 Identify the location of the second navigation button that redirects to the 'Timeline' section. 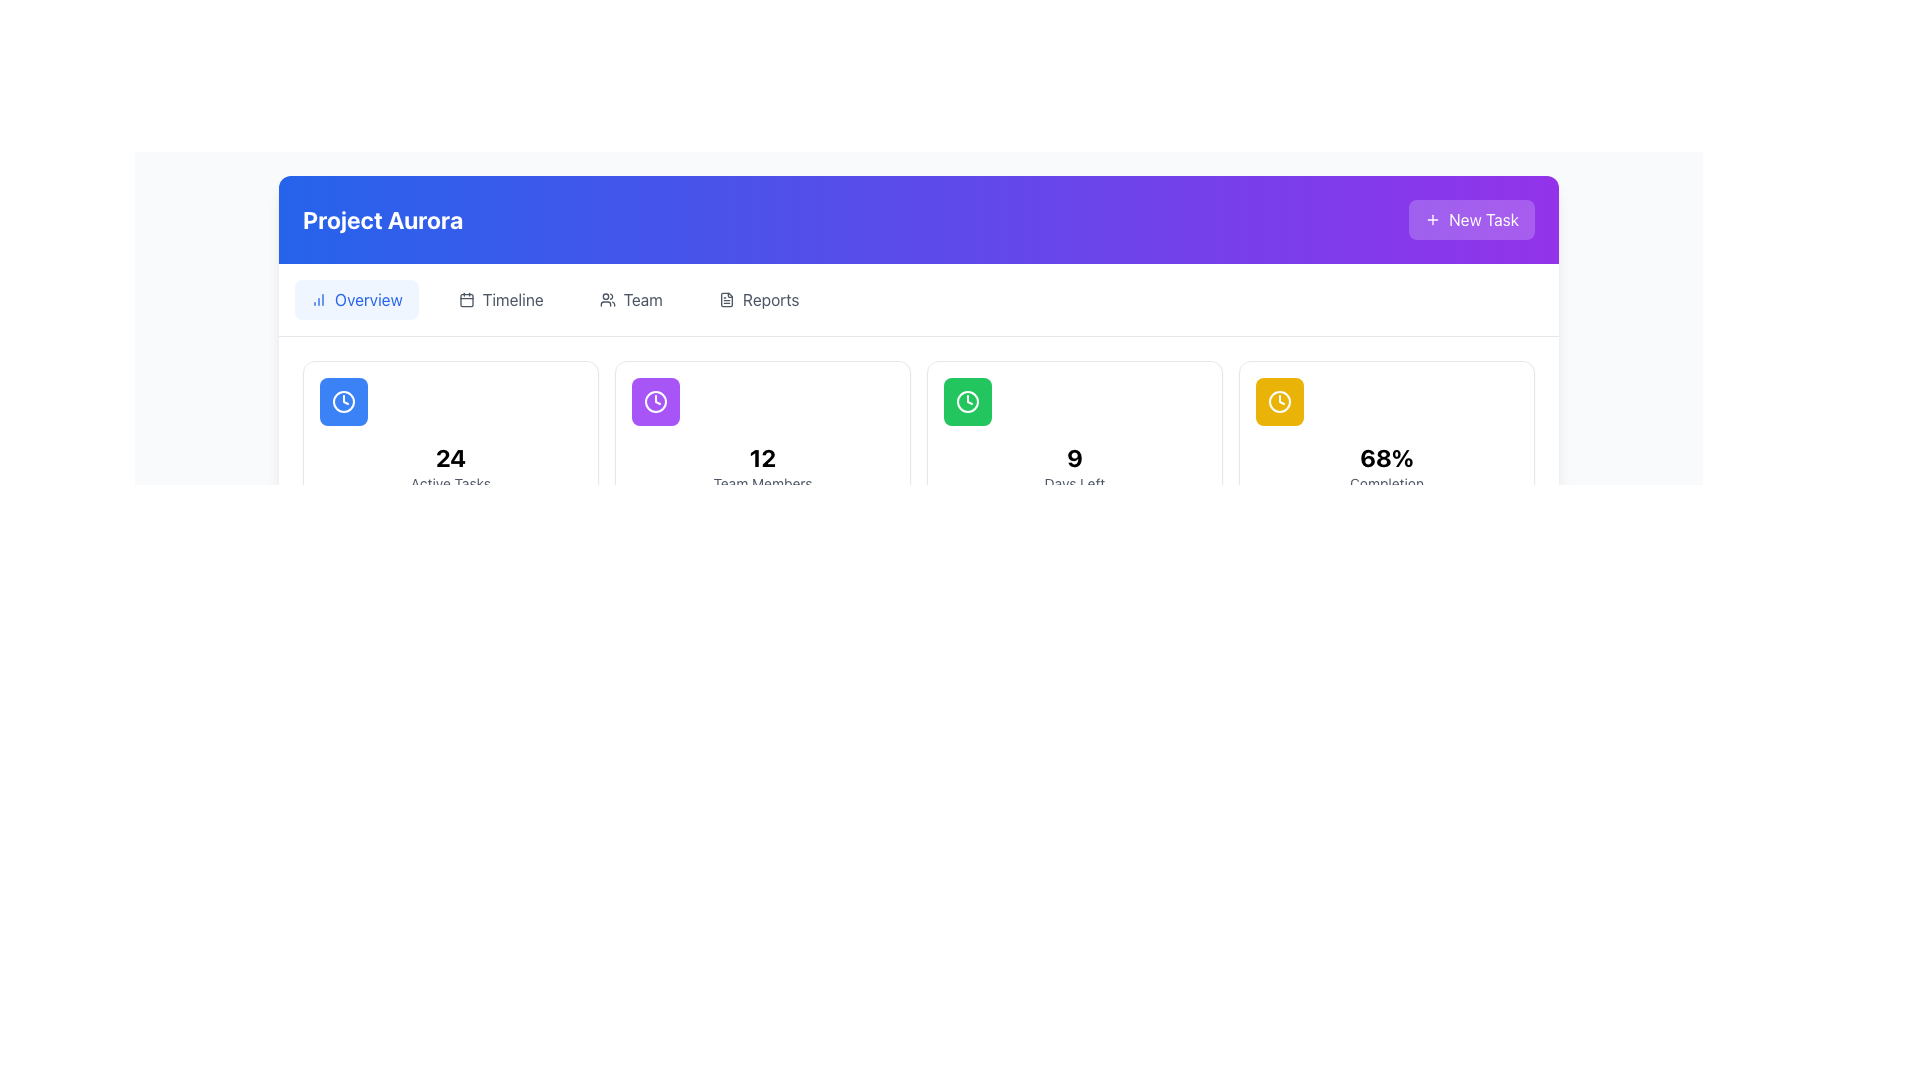
(501, 300).